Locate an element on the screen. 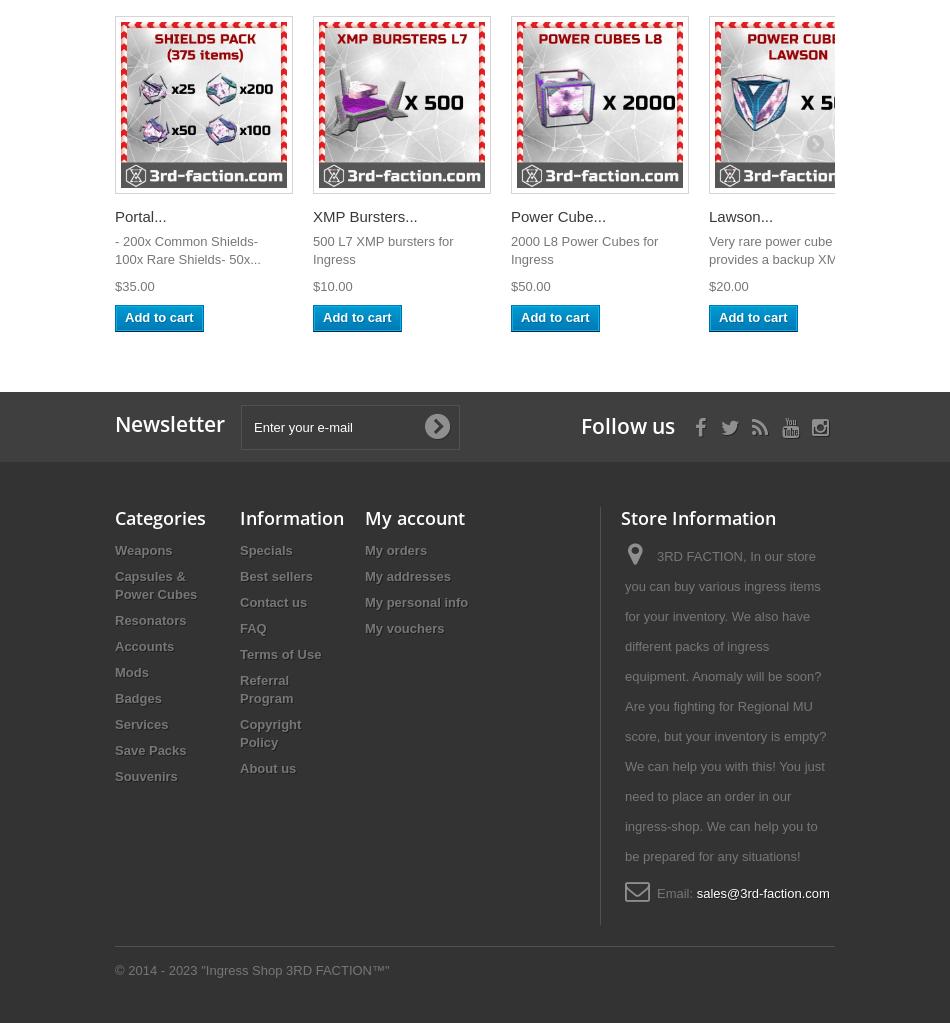  'FAQ' is located at coordinates (251, 627).